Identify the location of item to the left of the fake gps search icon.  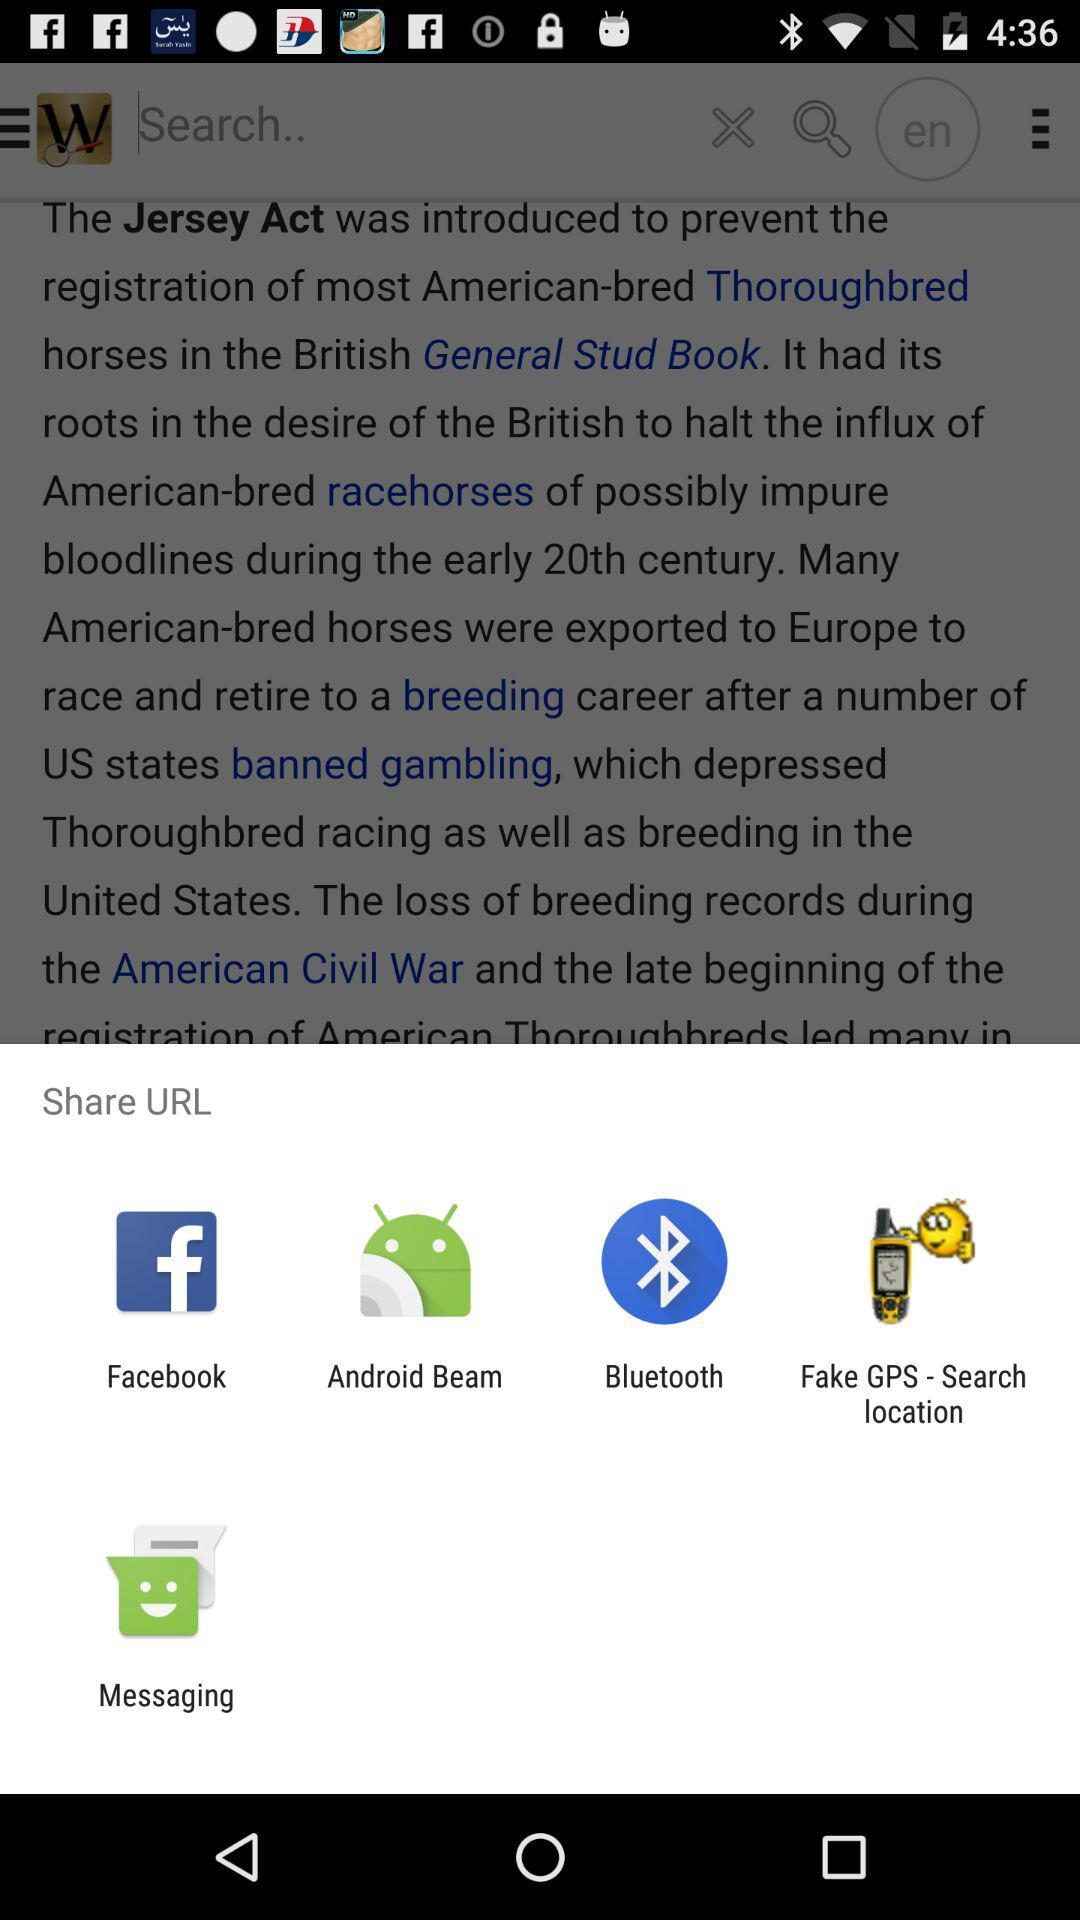
(664, 1392).